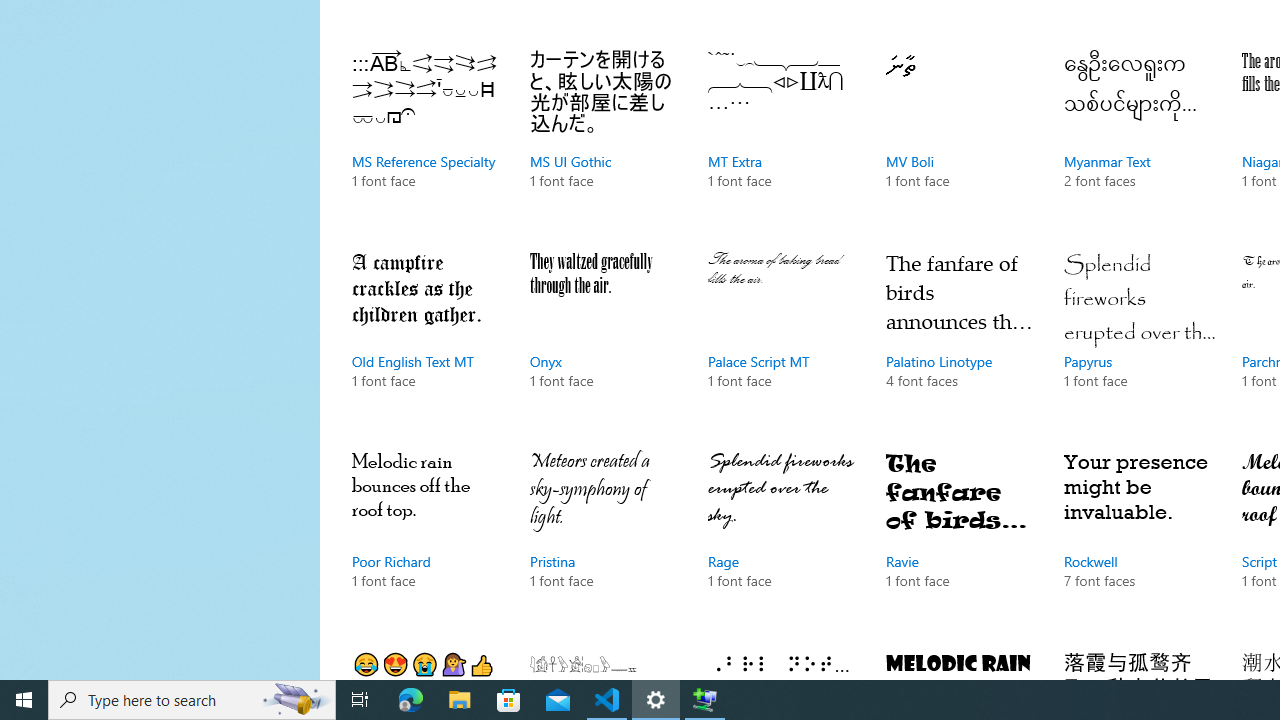 This screenshot has height=720, width=1280. What do you see at coordinates (961, 540) in the screenshot?
I see `'Ravie, 1 font face'` at bounding box center [961, 540].